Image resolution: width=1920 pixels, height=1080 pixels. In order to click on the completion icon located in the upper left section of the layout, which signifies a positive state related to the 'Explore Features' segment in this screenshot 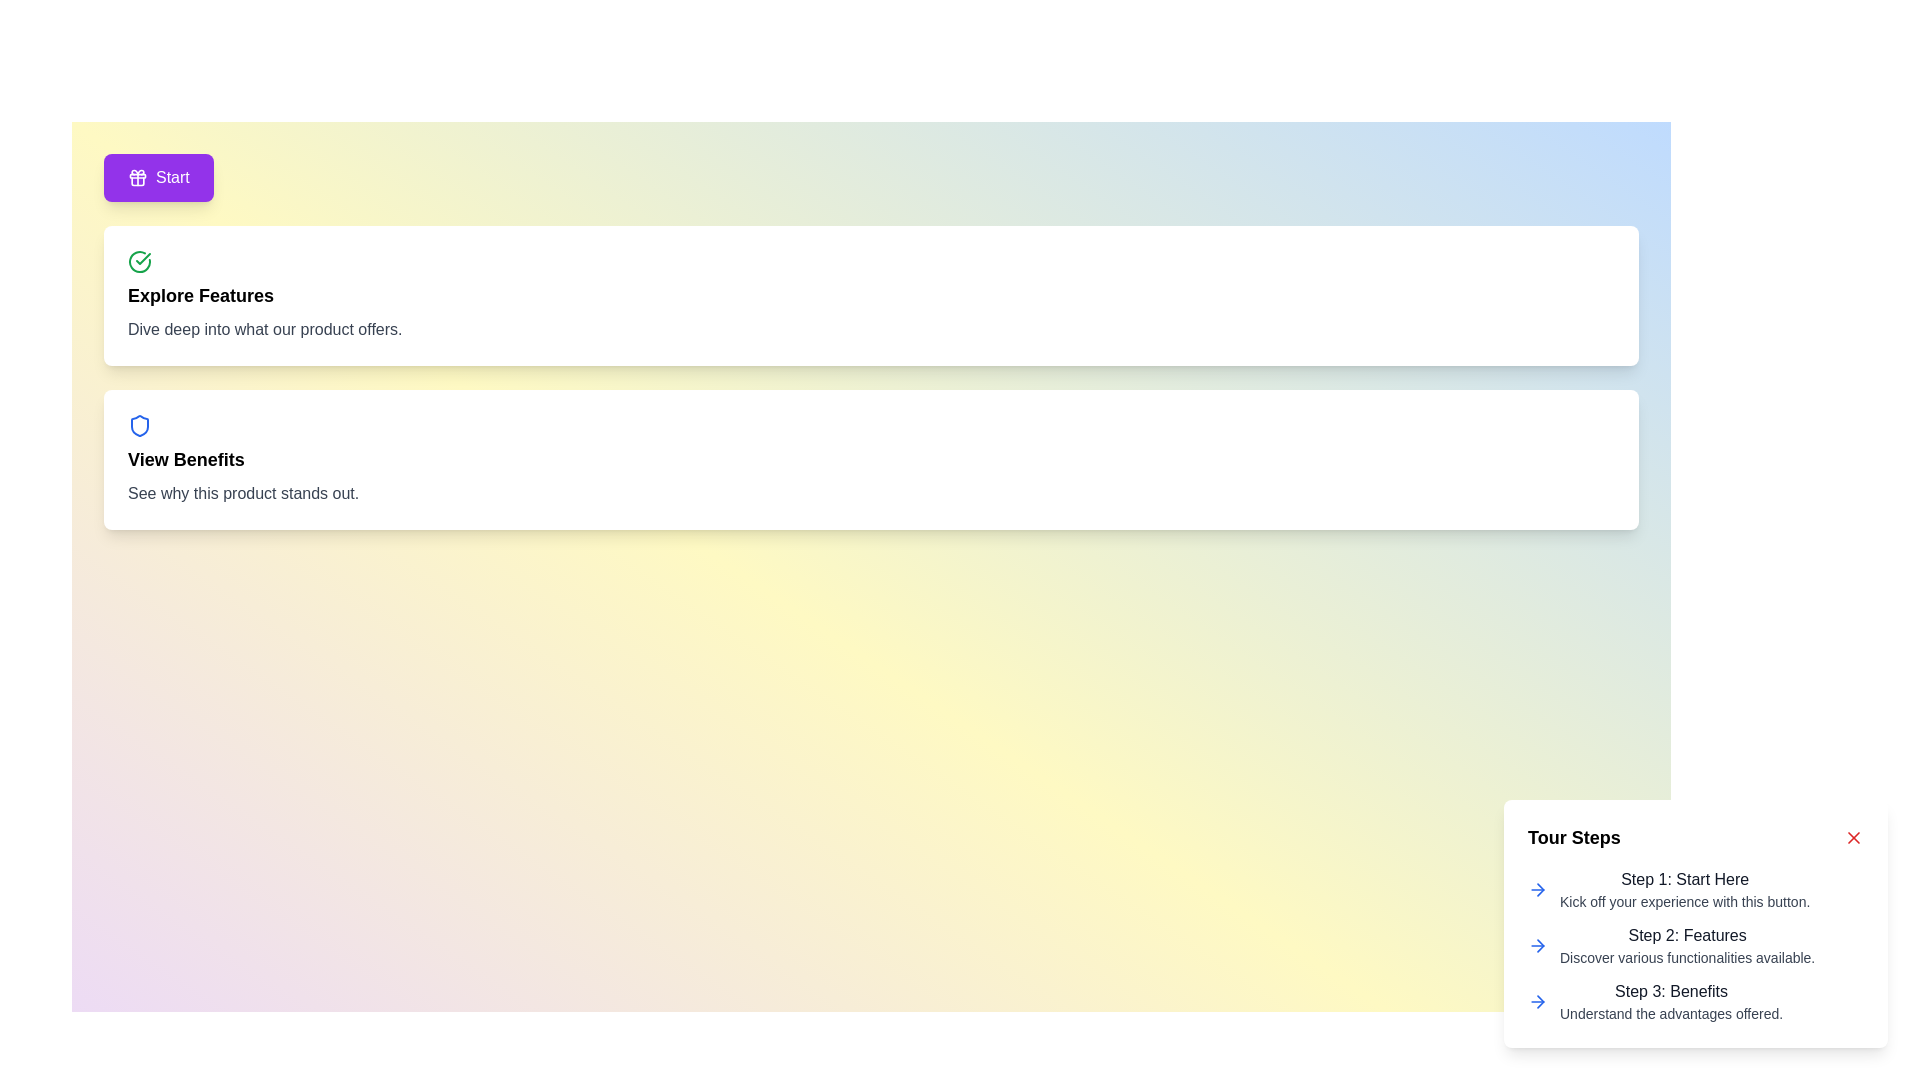, I will do `click(142, 257)`.